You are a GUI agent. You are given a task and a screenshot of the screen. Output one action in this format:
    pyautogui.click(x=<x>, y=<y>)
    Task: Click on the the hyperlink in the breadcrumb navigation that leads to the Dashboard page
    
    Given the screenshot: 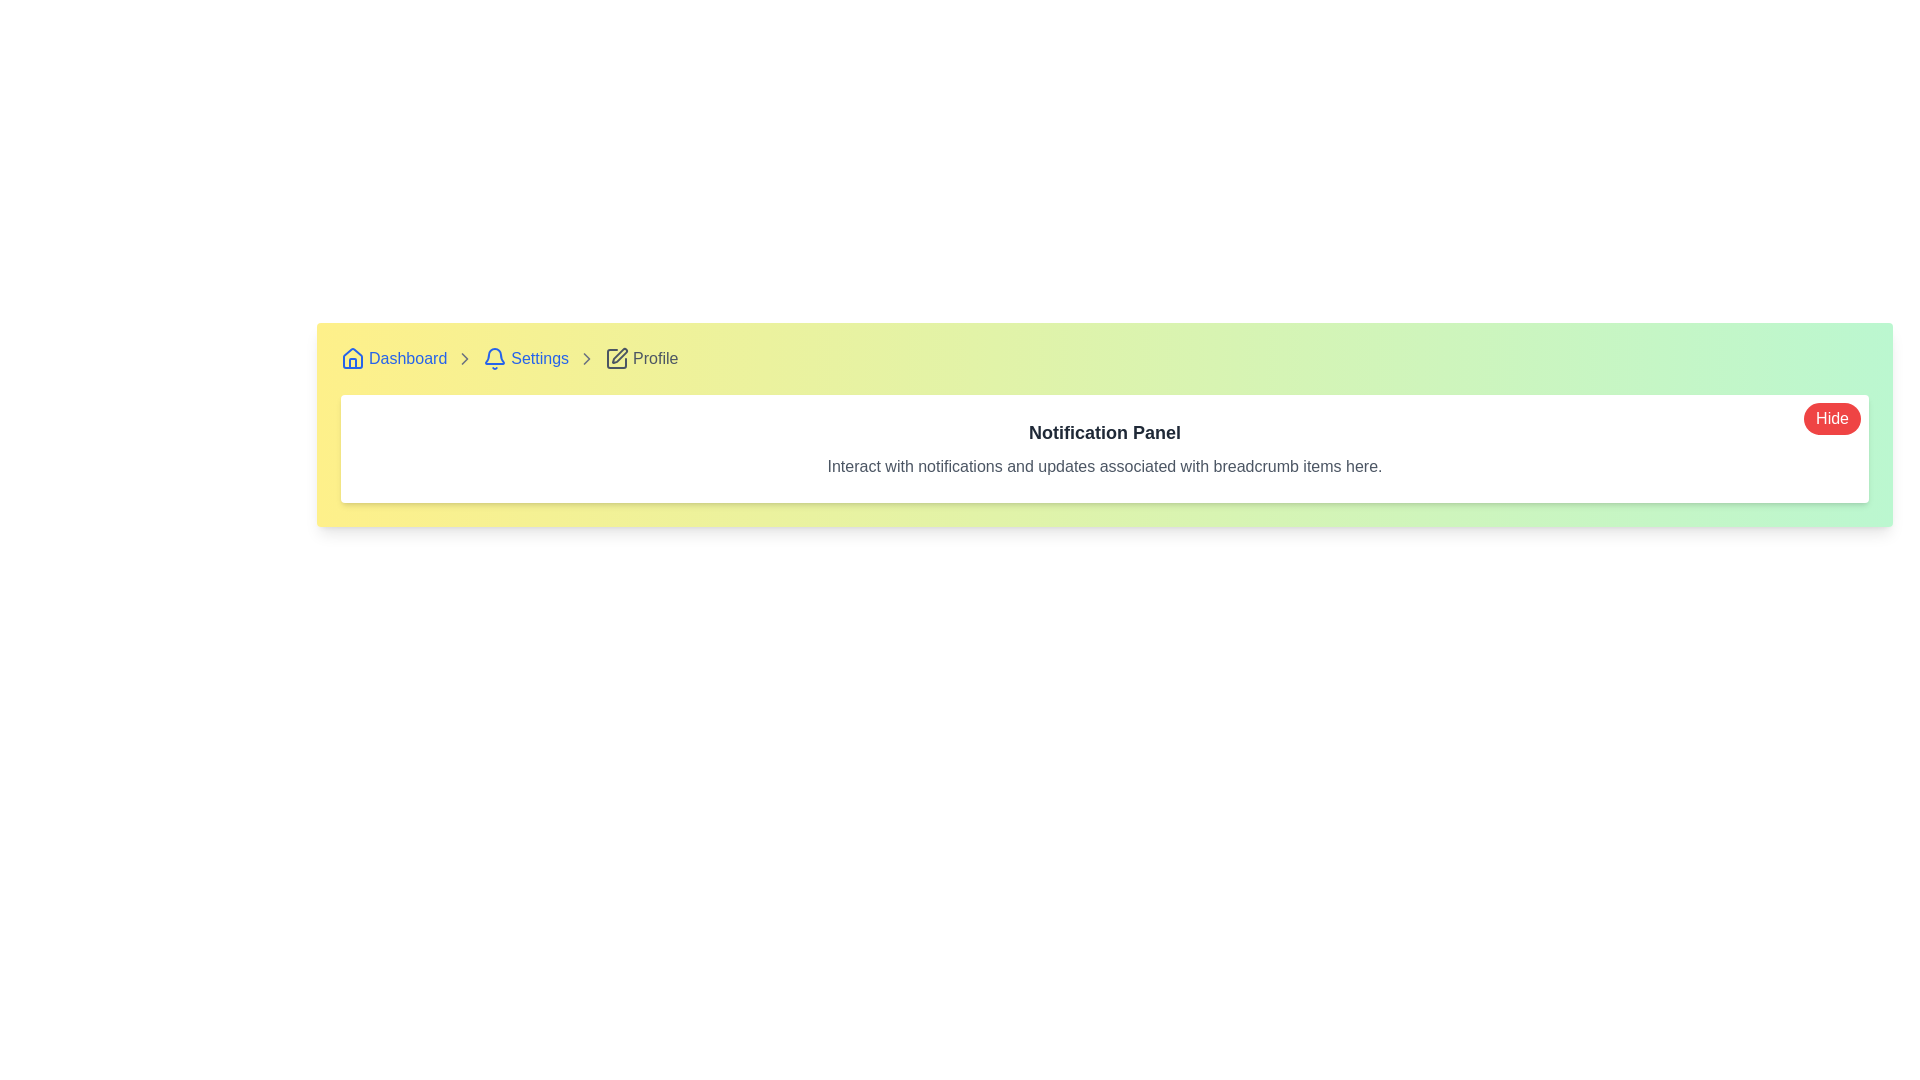 What is the action you would take?
    pyautogui.click(x=394, y=357)
    